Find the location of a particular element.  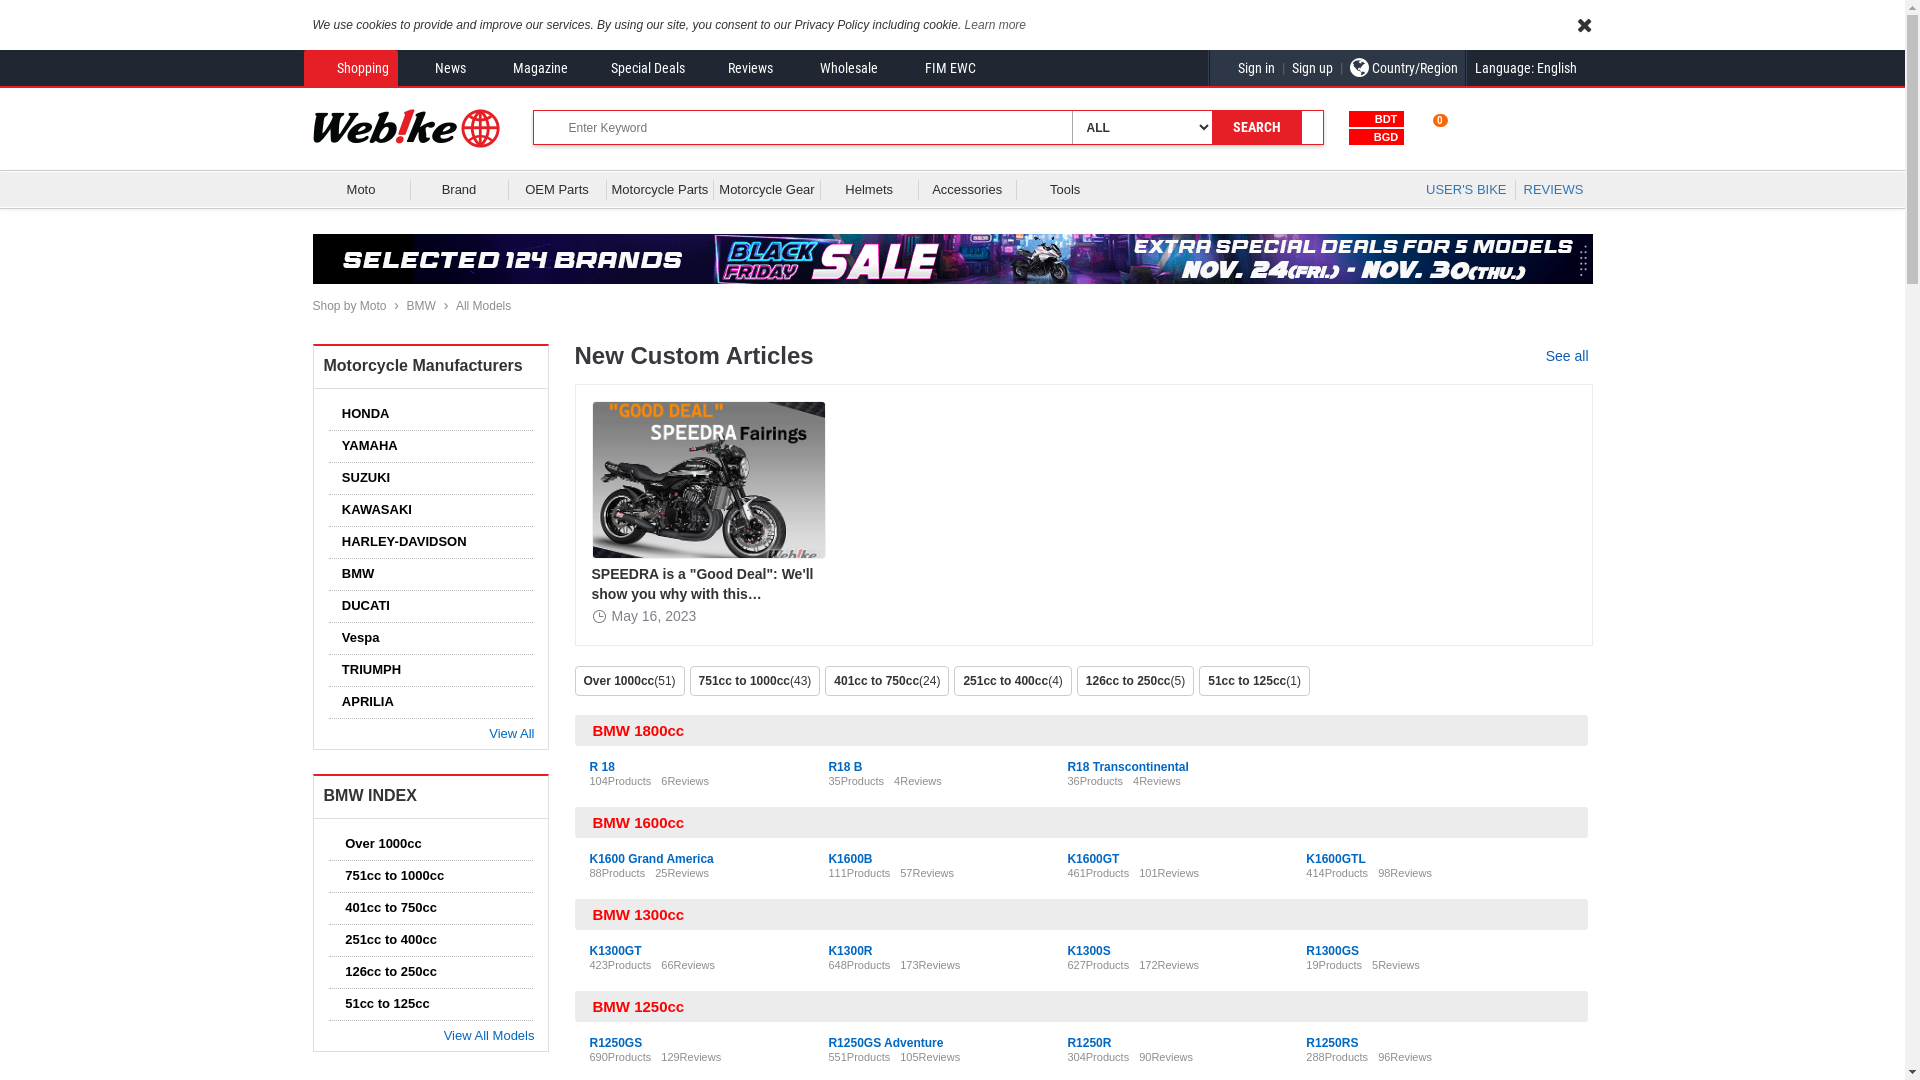

'98Reviews' is located at coordinates (1376, 871).